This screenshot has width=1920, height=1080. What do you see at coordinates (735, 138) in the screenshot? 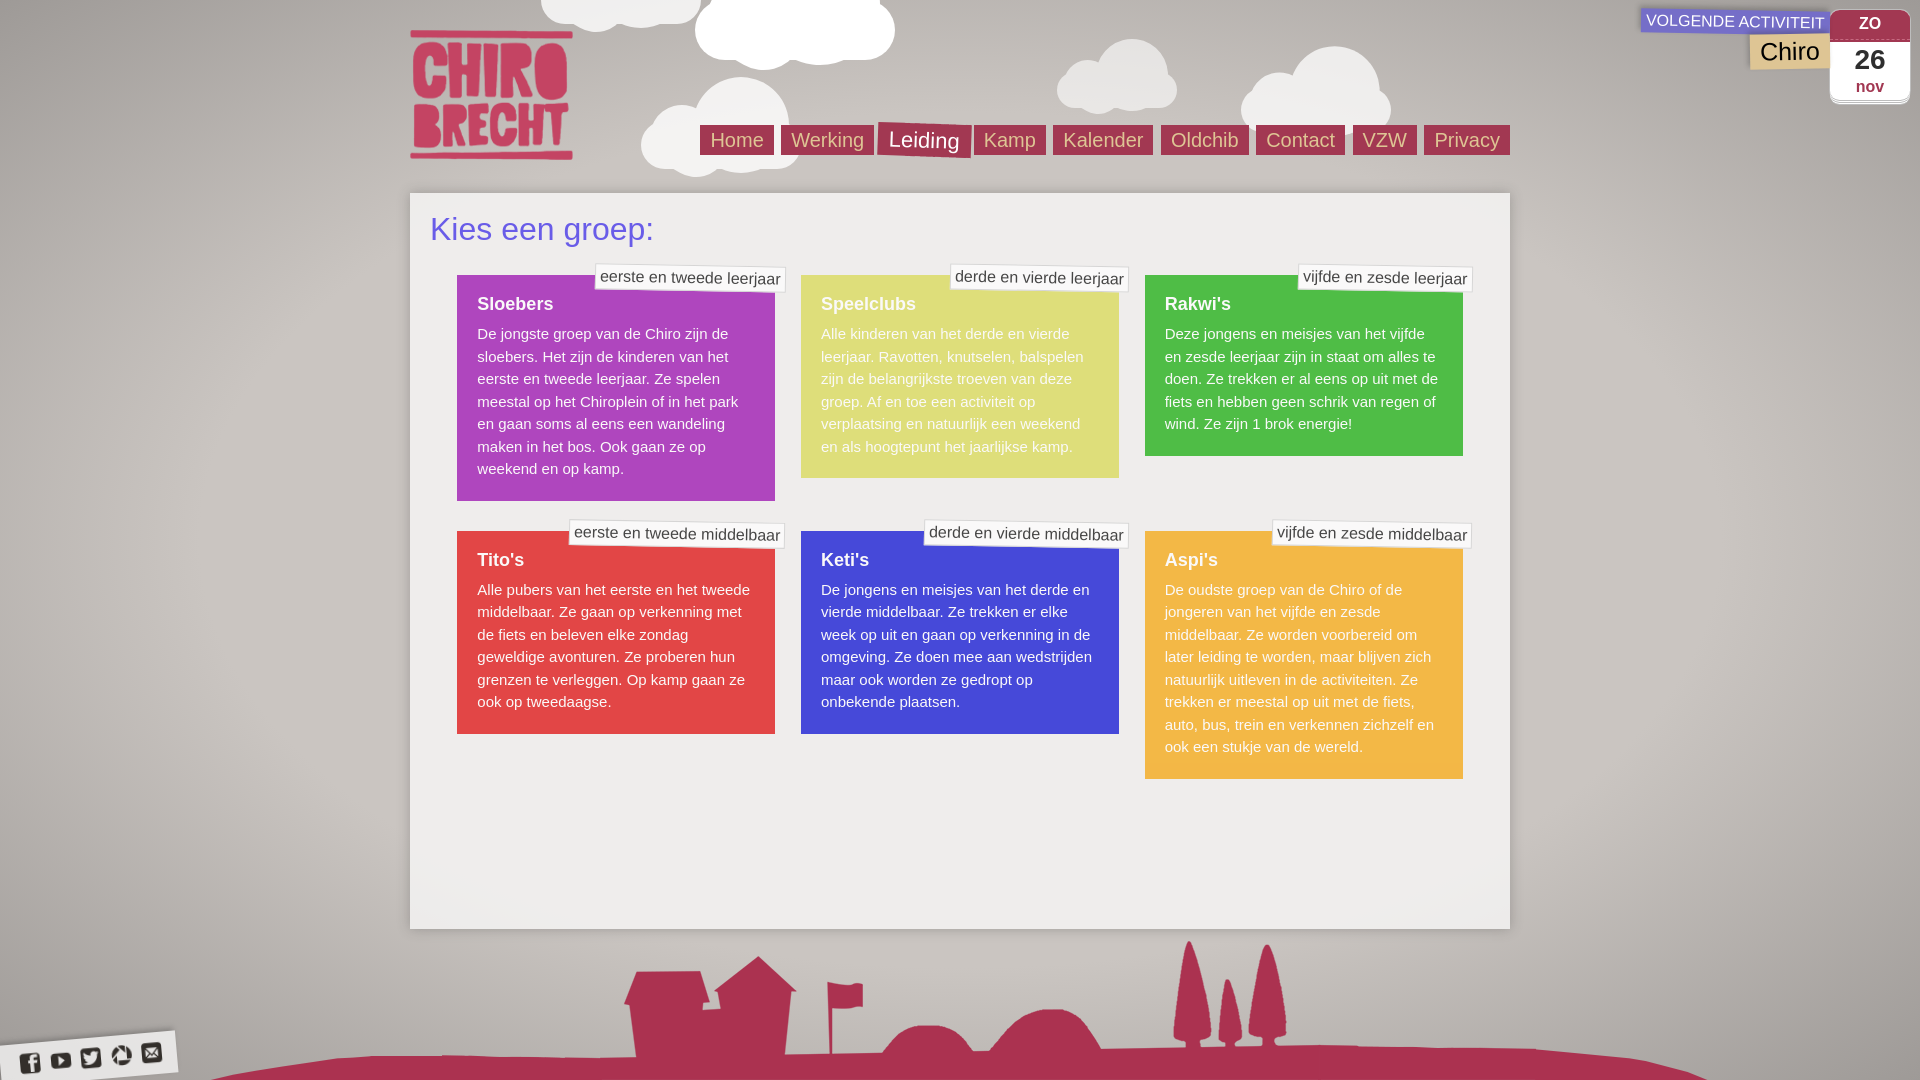
I see `'Home'` at bounding box center [735, 138].